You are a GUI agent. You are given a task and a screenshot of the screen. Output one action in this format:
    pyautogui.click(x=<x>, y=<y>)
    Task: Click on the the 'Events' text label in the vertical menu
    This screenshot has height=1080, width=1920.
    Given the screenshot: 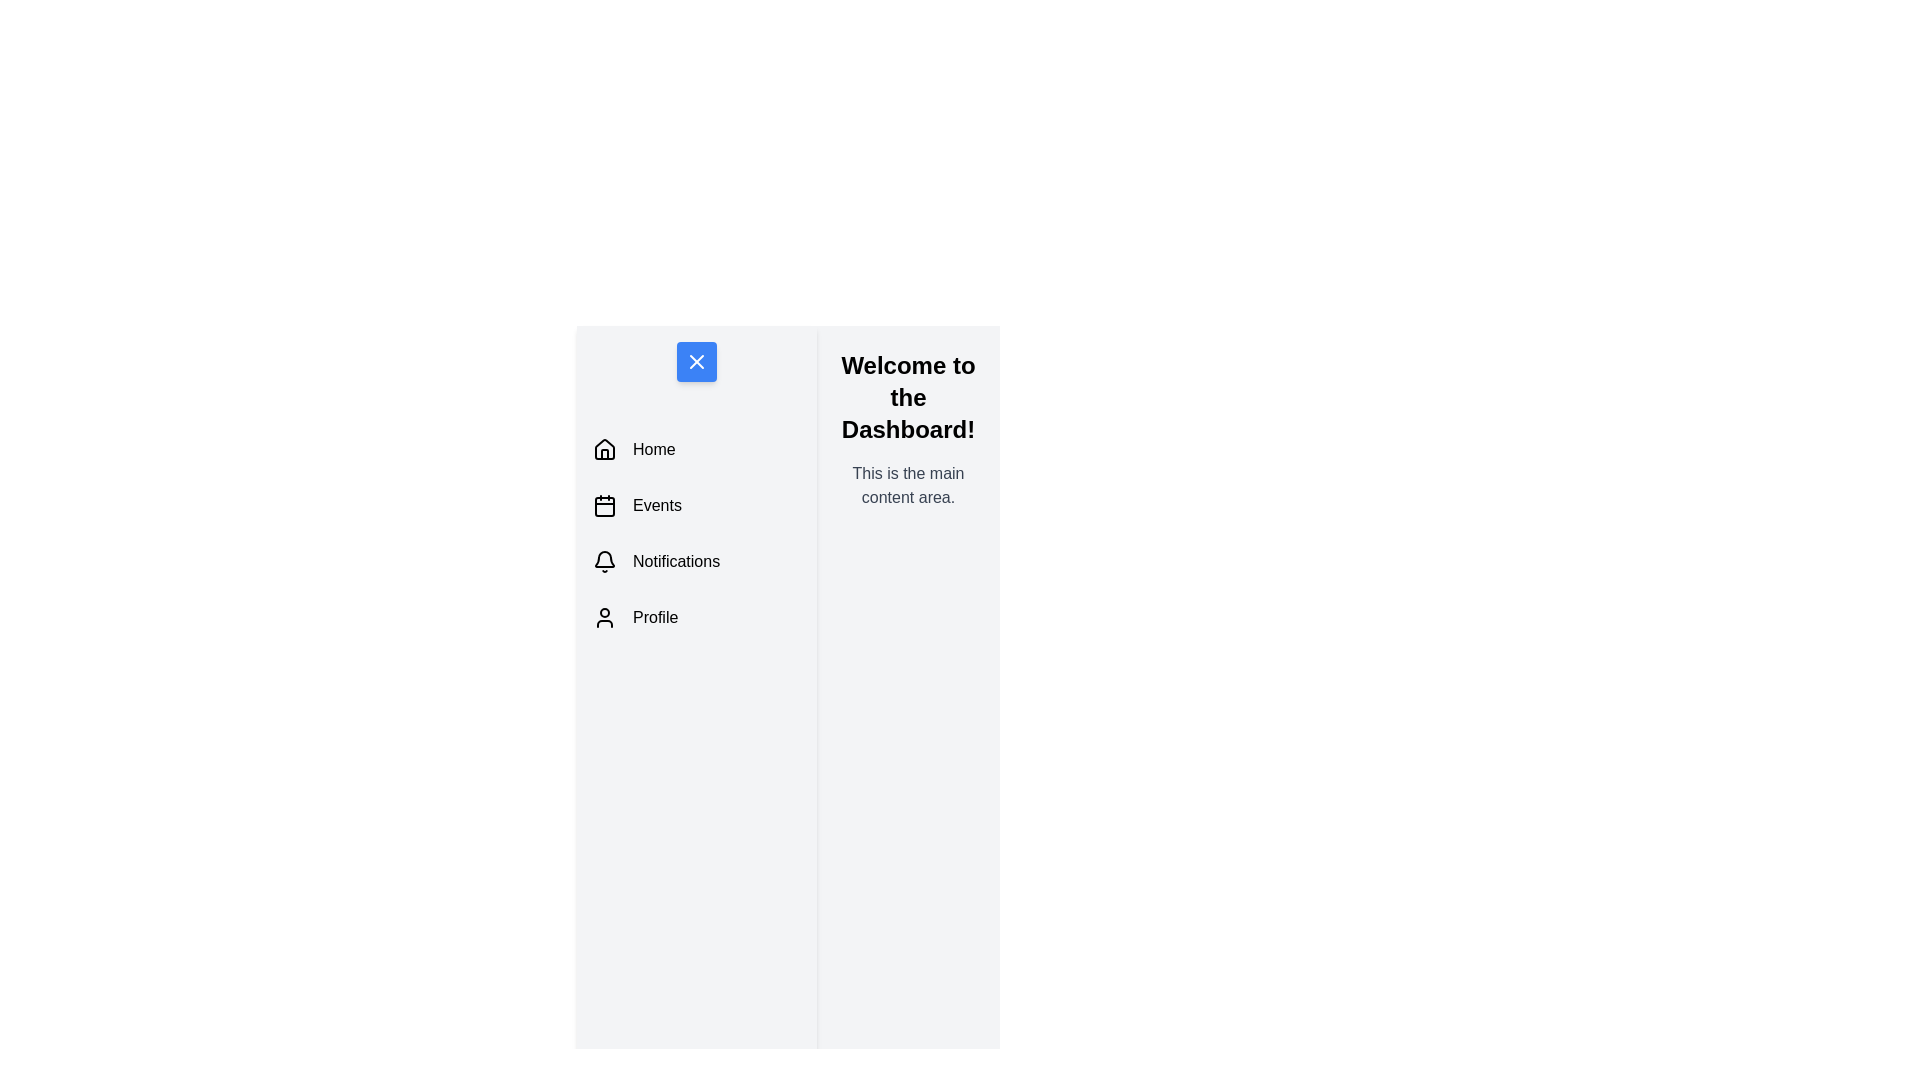 What is the action you would take?
    pyautogui.click(x=657, y=504)
    